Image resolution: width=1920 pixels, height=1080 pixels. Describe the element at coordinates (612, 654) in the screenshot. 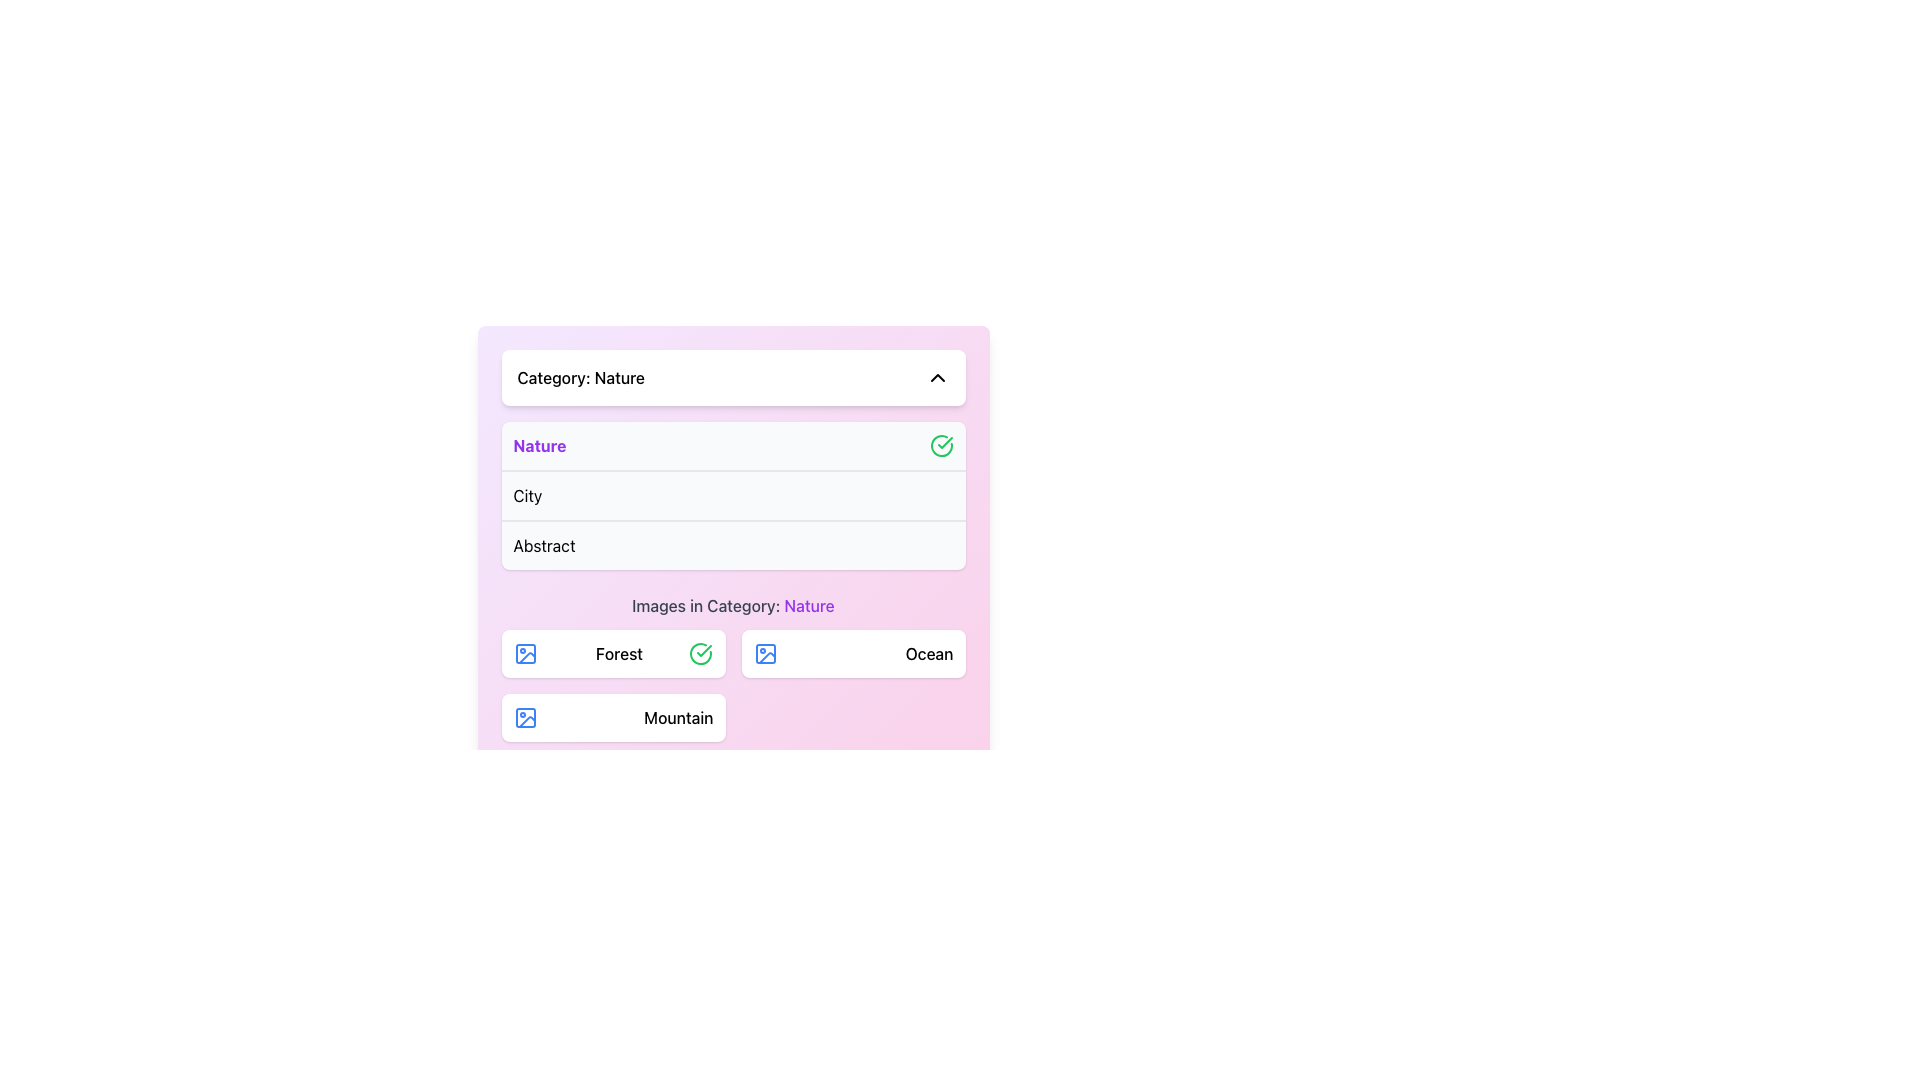

I see `the selectable item labeled 'Forest' with a blue image icon and a green checkmark icon` at that location.